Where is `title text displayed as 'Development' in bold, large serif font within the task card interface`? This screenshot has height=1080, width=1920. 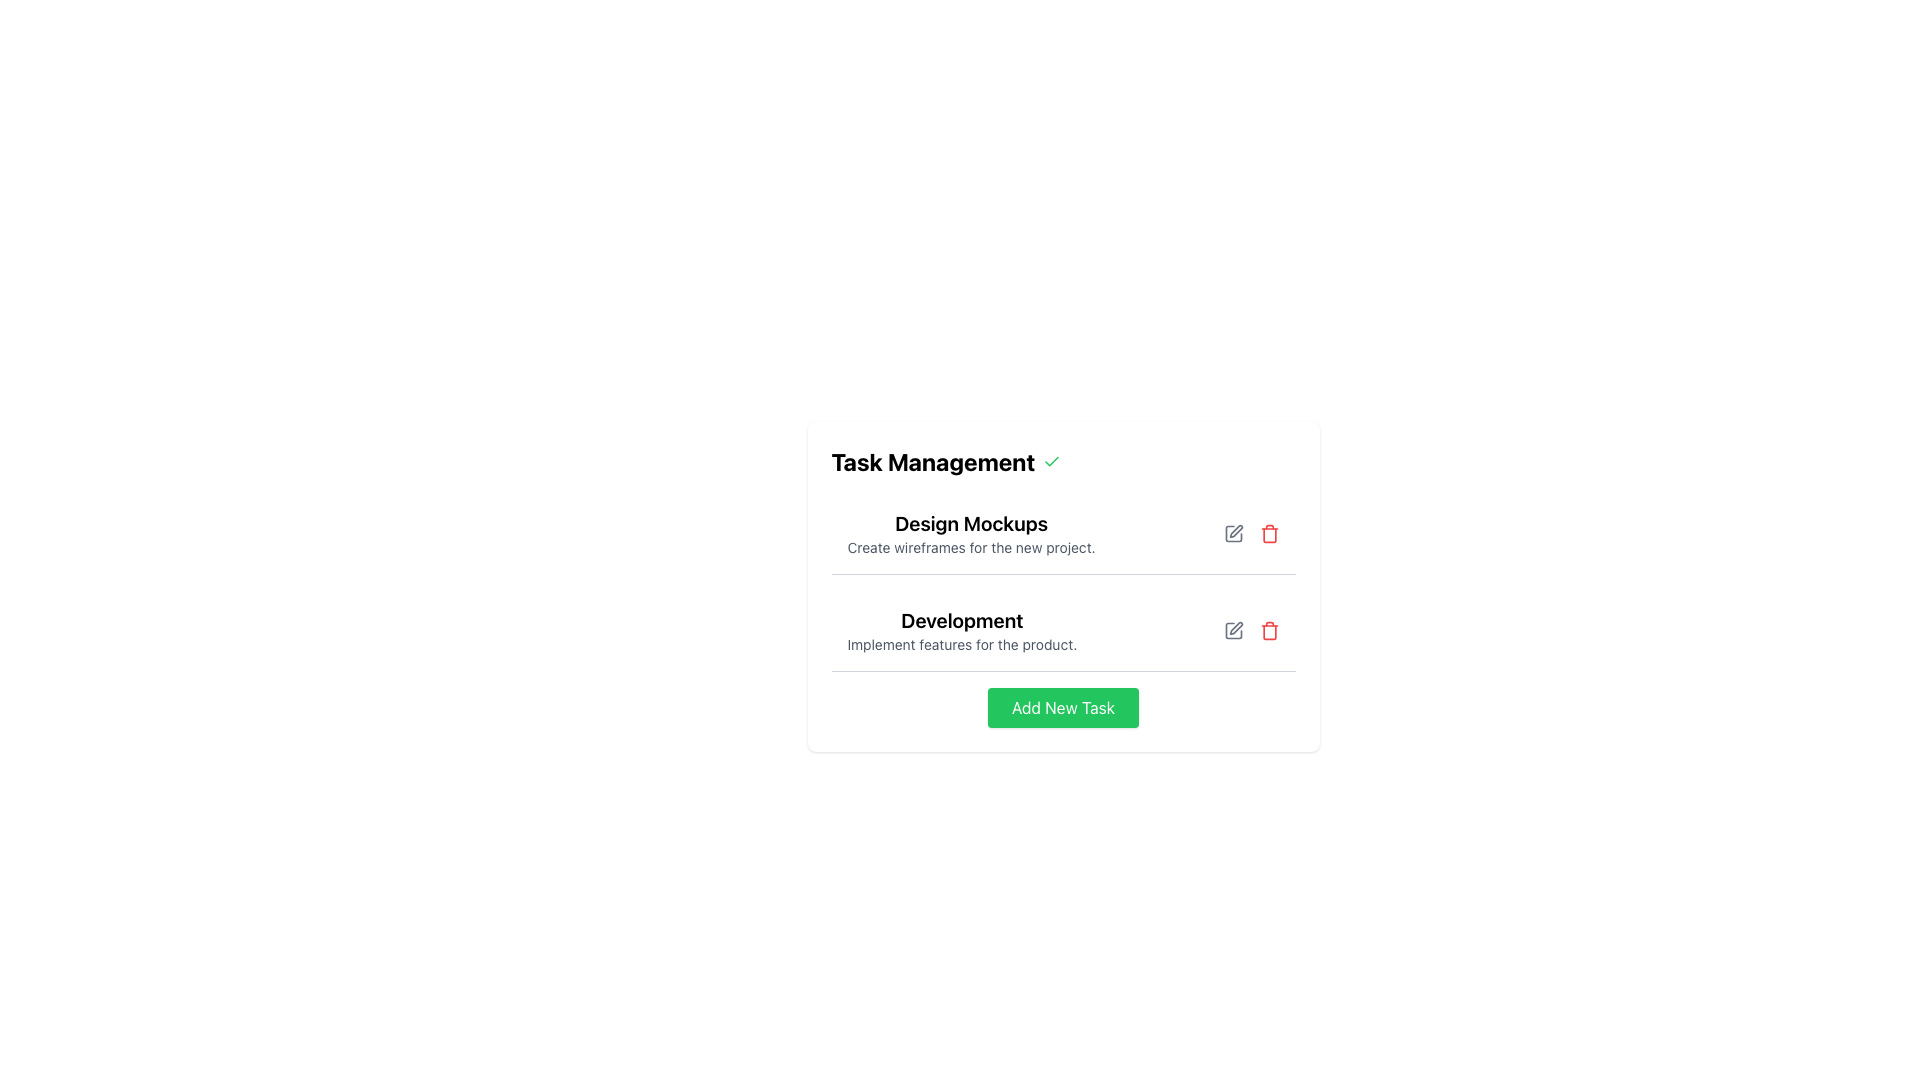
title text displayed as 'Development' in bold, large serif font within the task card interface is located at coordinates (962, 620).